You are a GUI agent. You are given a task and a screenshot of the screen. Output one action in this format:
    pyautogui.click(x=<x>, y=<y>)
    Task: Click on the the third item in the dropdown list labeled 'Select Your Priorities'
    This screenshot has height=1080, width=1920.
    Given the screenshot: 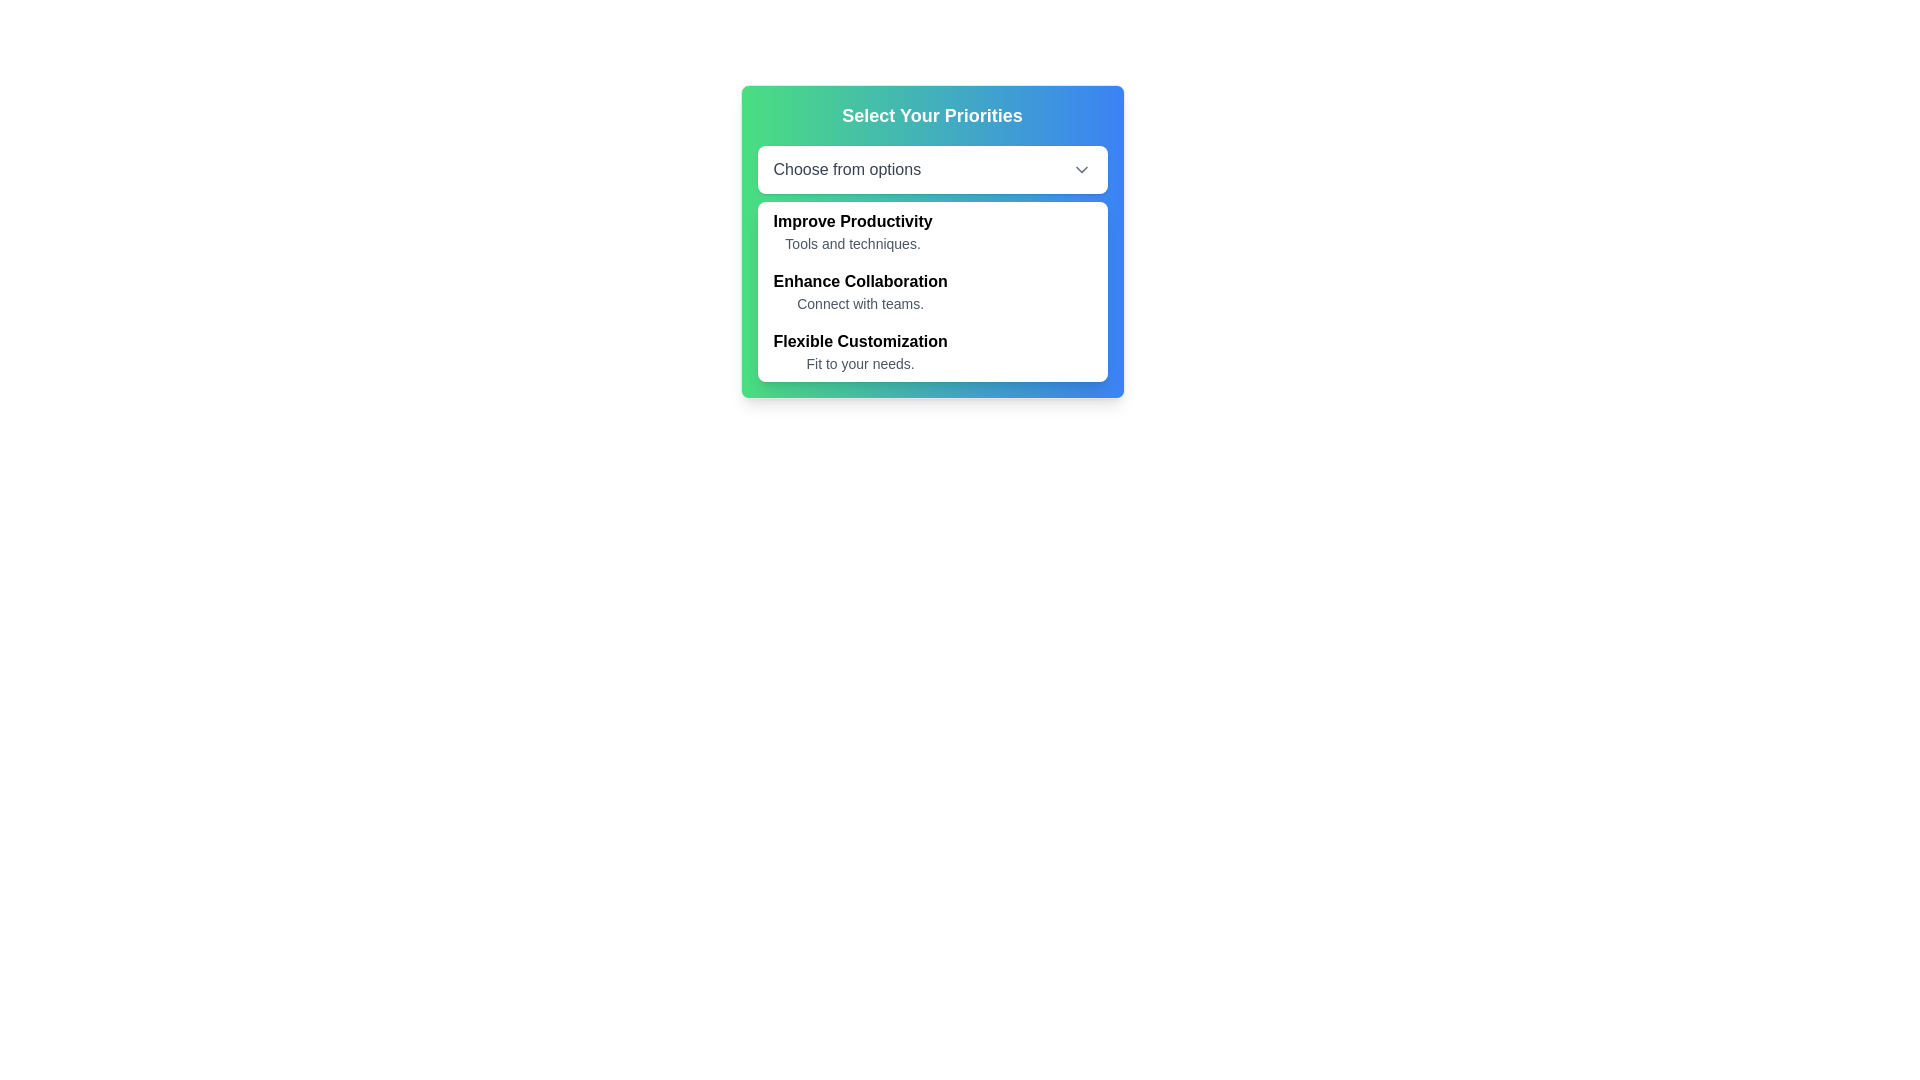 What is the action you would take?
    pyautogui.click(x=860, y=350)
    